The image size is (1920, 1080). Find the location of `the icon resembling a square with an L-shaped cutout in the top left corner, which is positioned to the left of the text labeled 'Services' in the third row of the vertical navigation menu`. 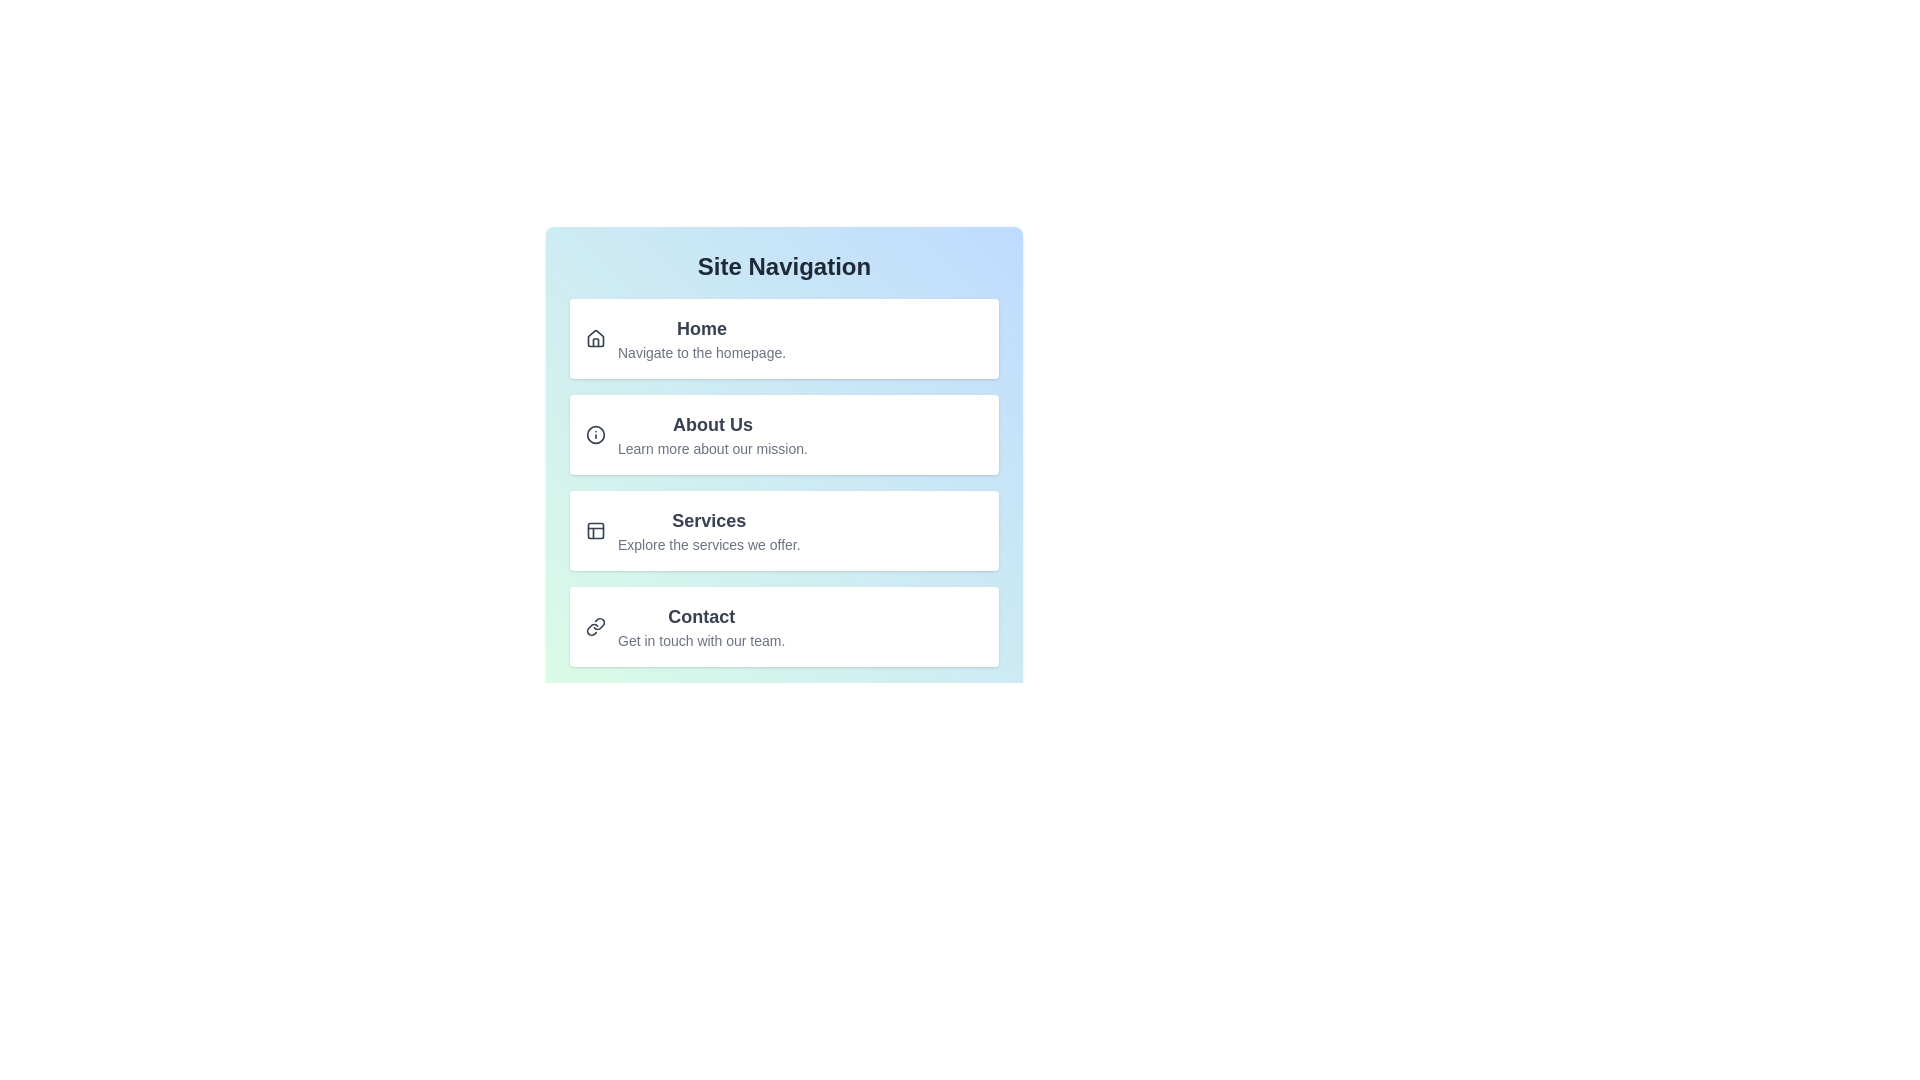

the icon resembling a square with an L-shaped cutout in the top left corner, which is positioned to the left of the text labeled 'Services' in the third row of the vertical navigation menu is located at coordinates (594, 530).